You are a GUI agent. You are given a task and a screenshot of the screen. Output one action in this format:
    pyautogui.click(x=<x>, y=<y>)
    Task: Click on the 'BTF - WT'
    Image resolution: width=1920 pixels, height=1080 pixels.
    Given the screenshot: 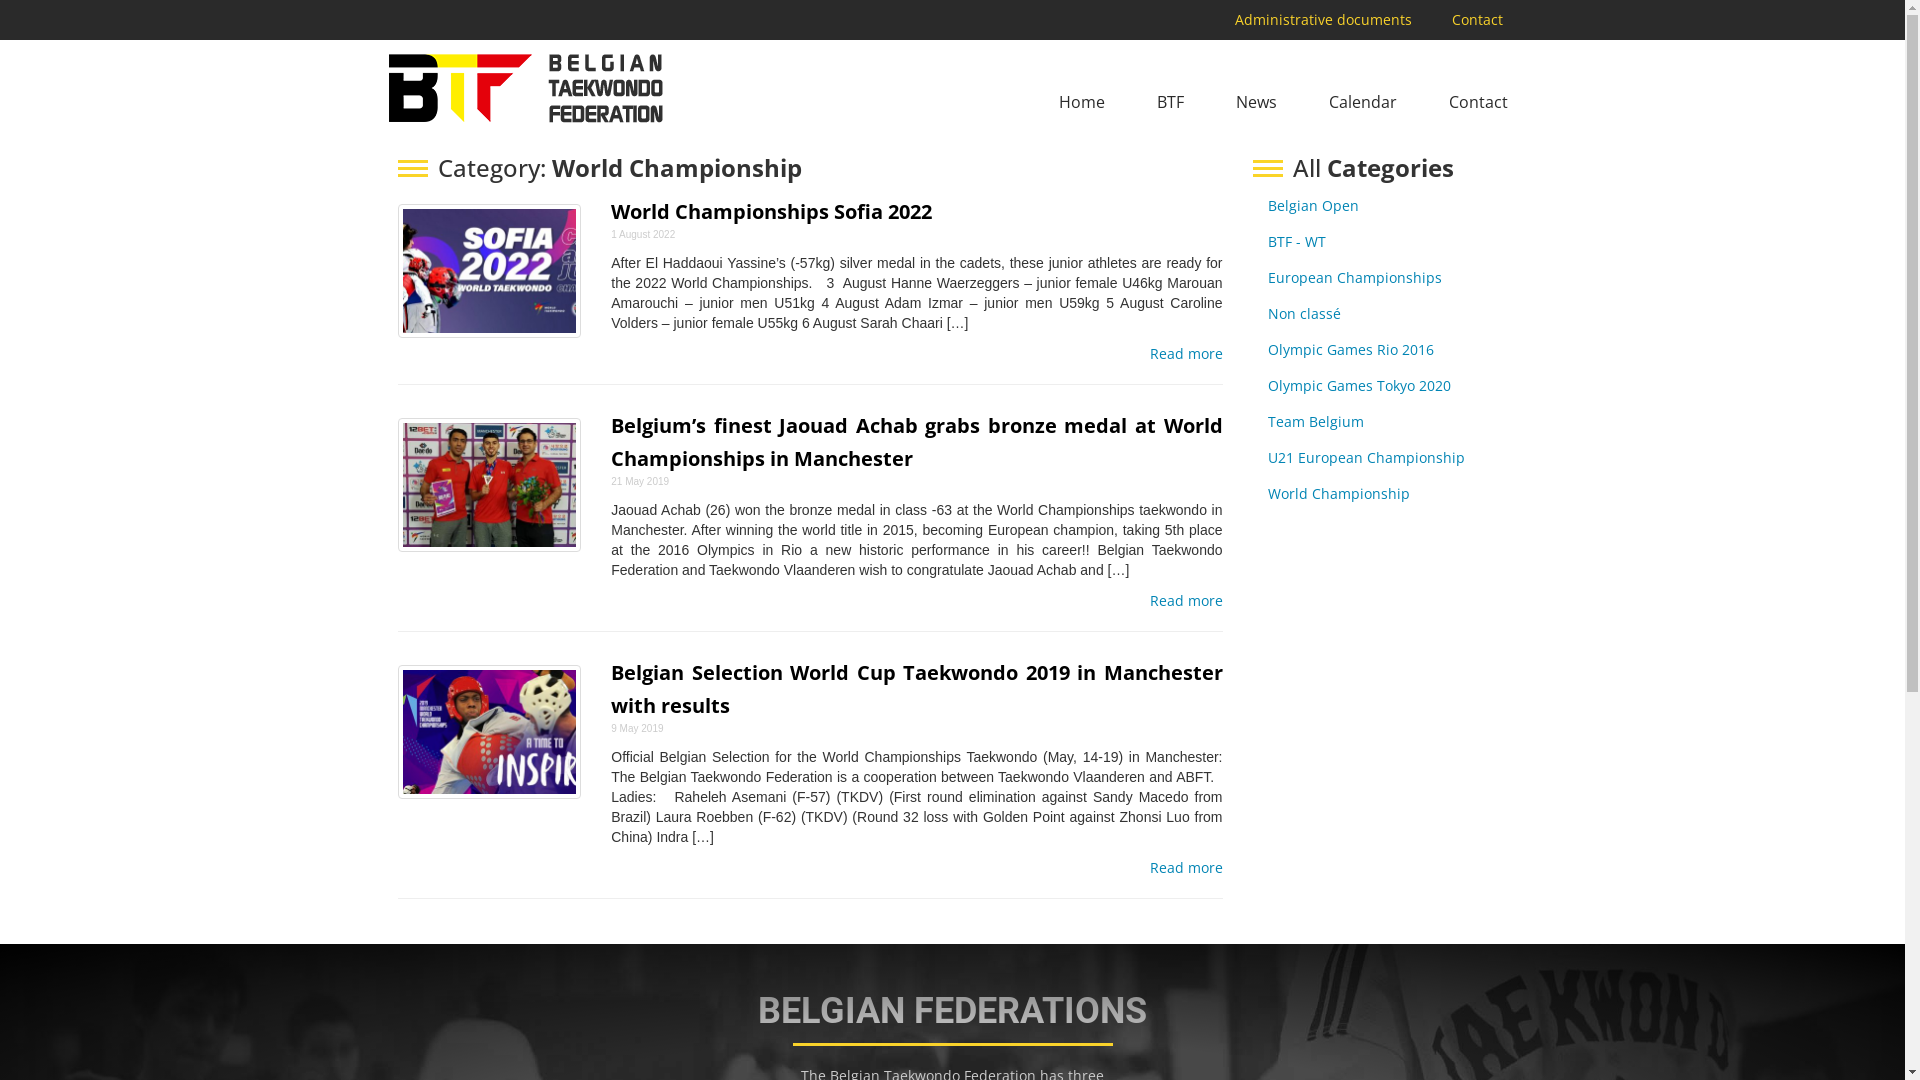 What is the action you would take?
    pyautogui.click(x=1296, y=240)
    